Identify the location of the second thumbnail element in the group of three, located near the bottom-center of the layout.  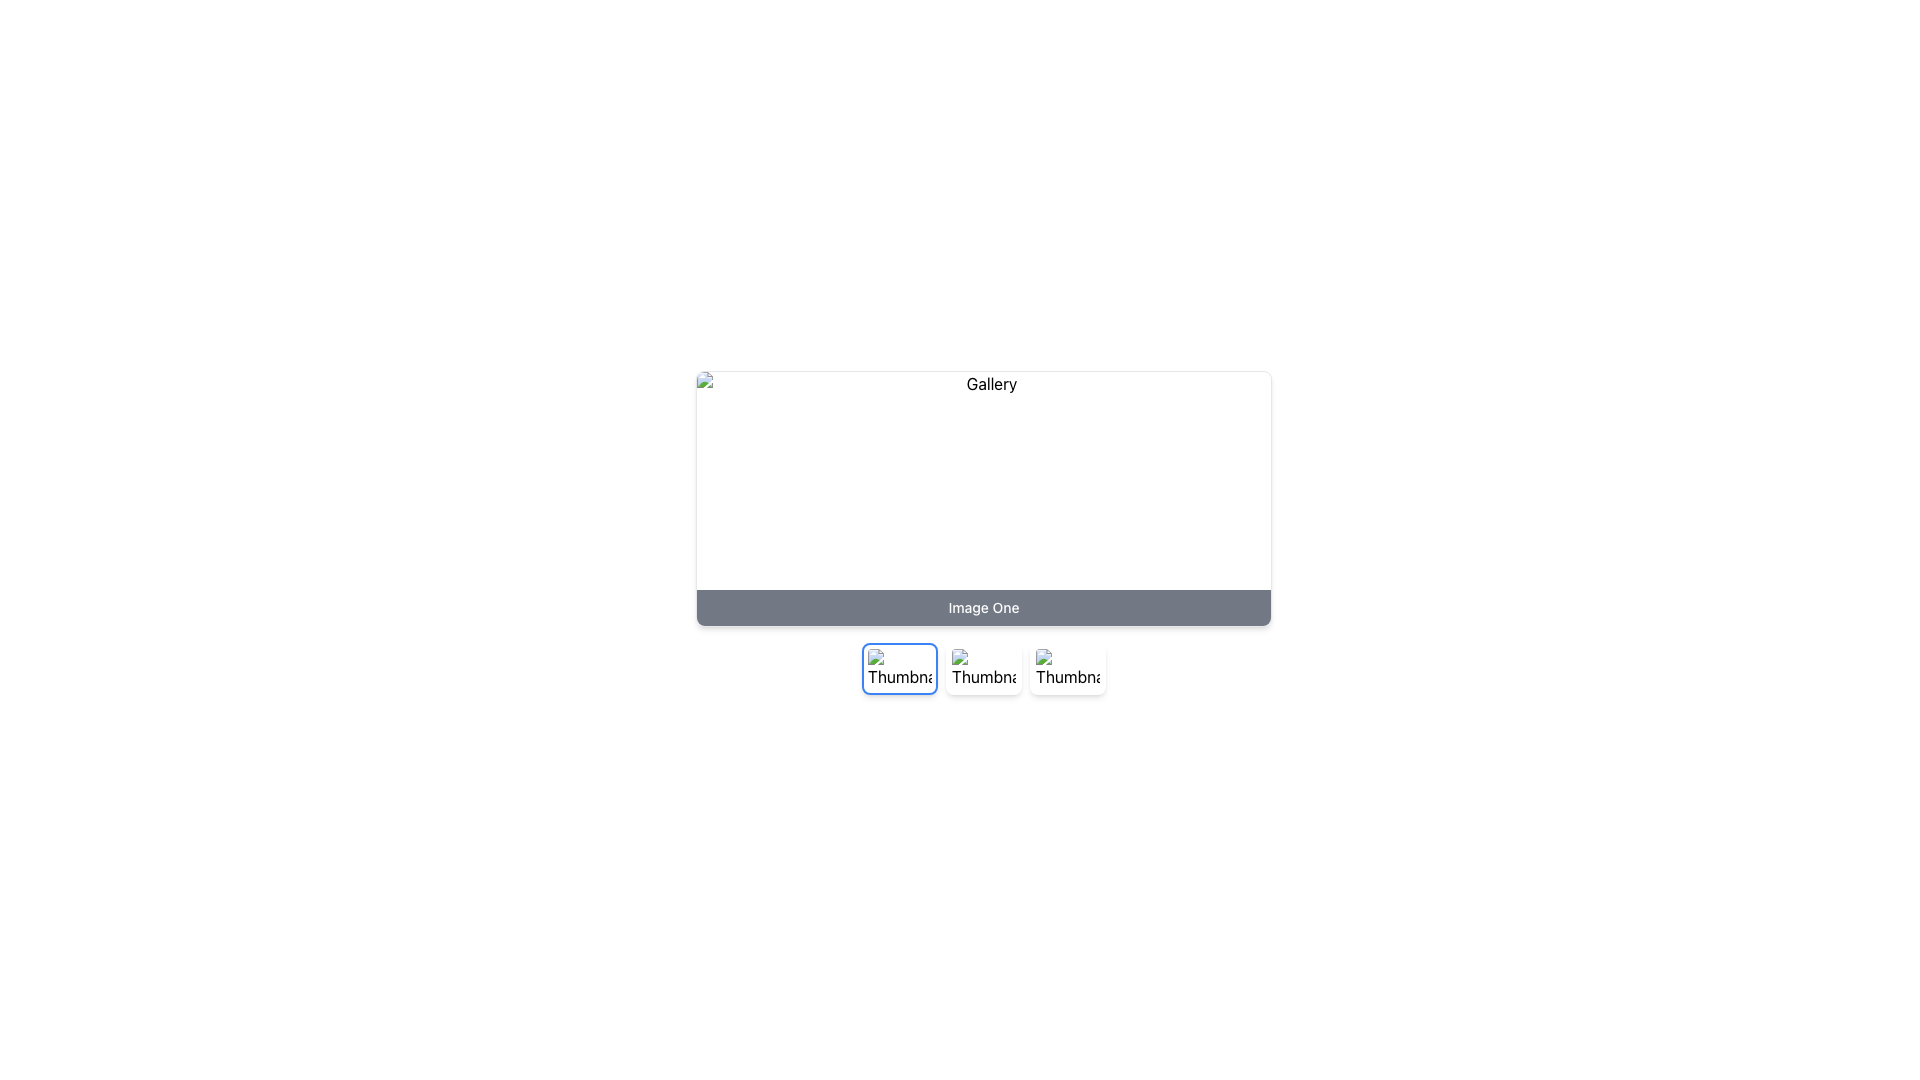
(983, 668).